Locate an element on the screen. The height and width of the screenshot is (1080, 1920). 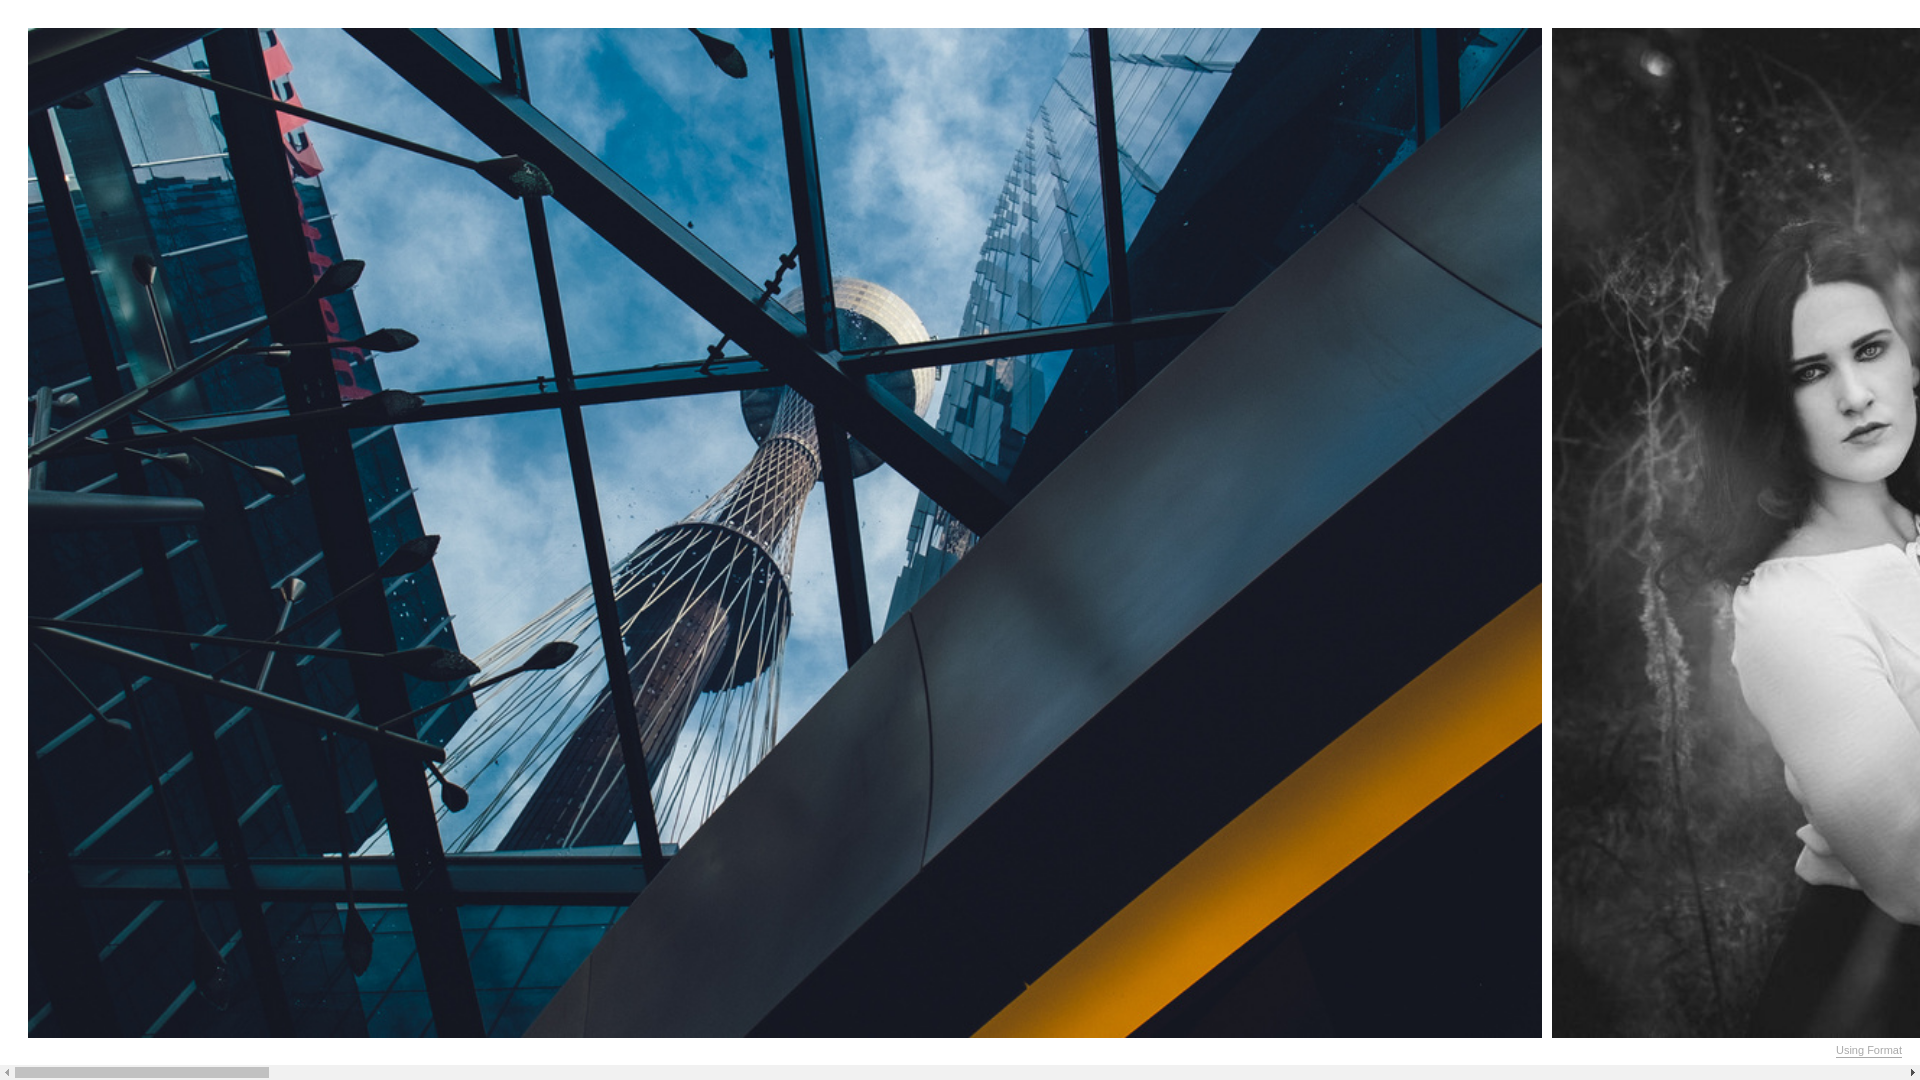
'Using Format' is located at coordinates (1867, 1049).